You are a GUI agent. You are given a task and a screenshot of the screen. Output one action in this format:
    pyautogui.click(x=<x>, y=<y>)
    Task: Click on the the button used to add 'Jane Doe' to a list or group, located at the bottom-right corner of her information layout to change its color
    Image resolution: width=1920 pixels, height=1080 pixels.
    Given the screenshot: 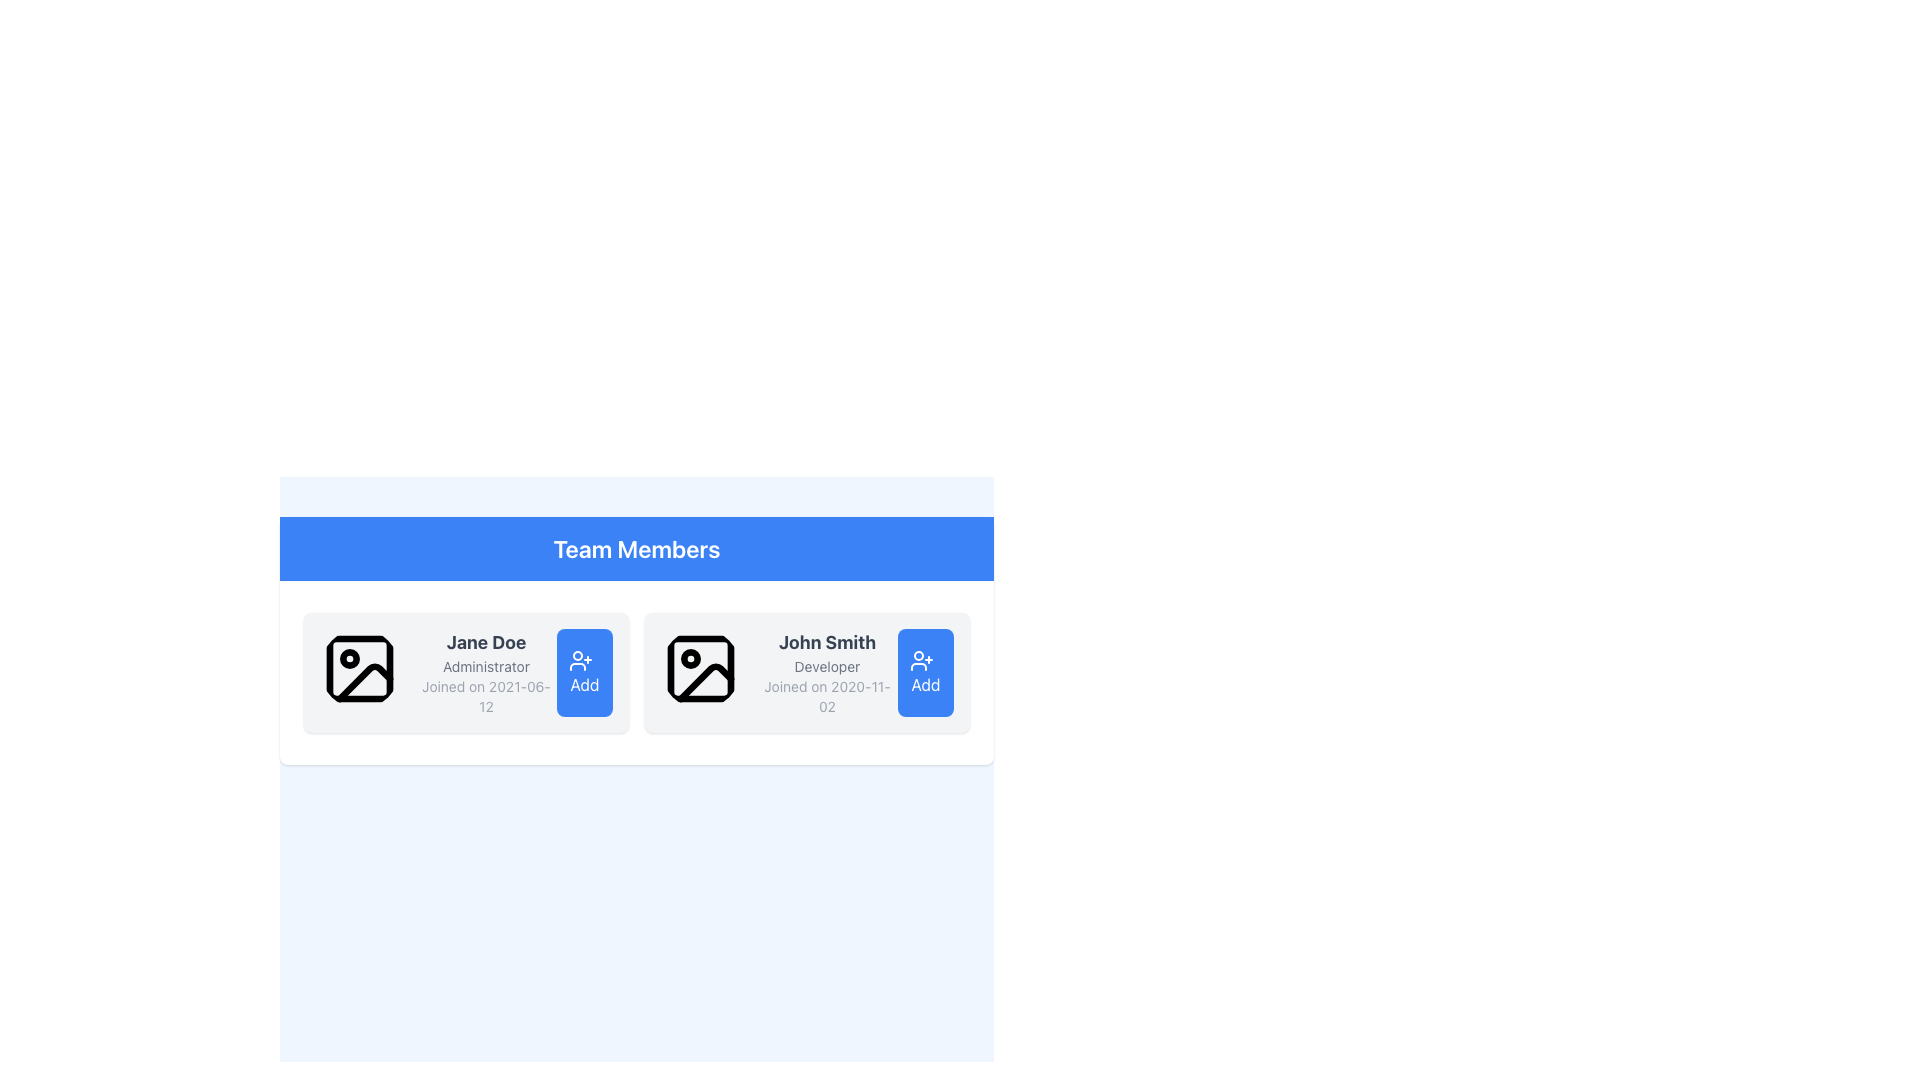 What is the action you would take?
    pyautogui.click(x=584, y=672)
    